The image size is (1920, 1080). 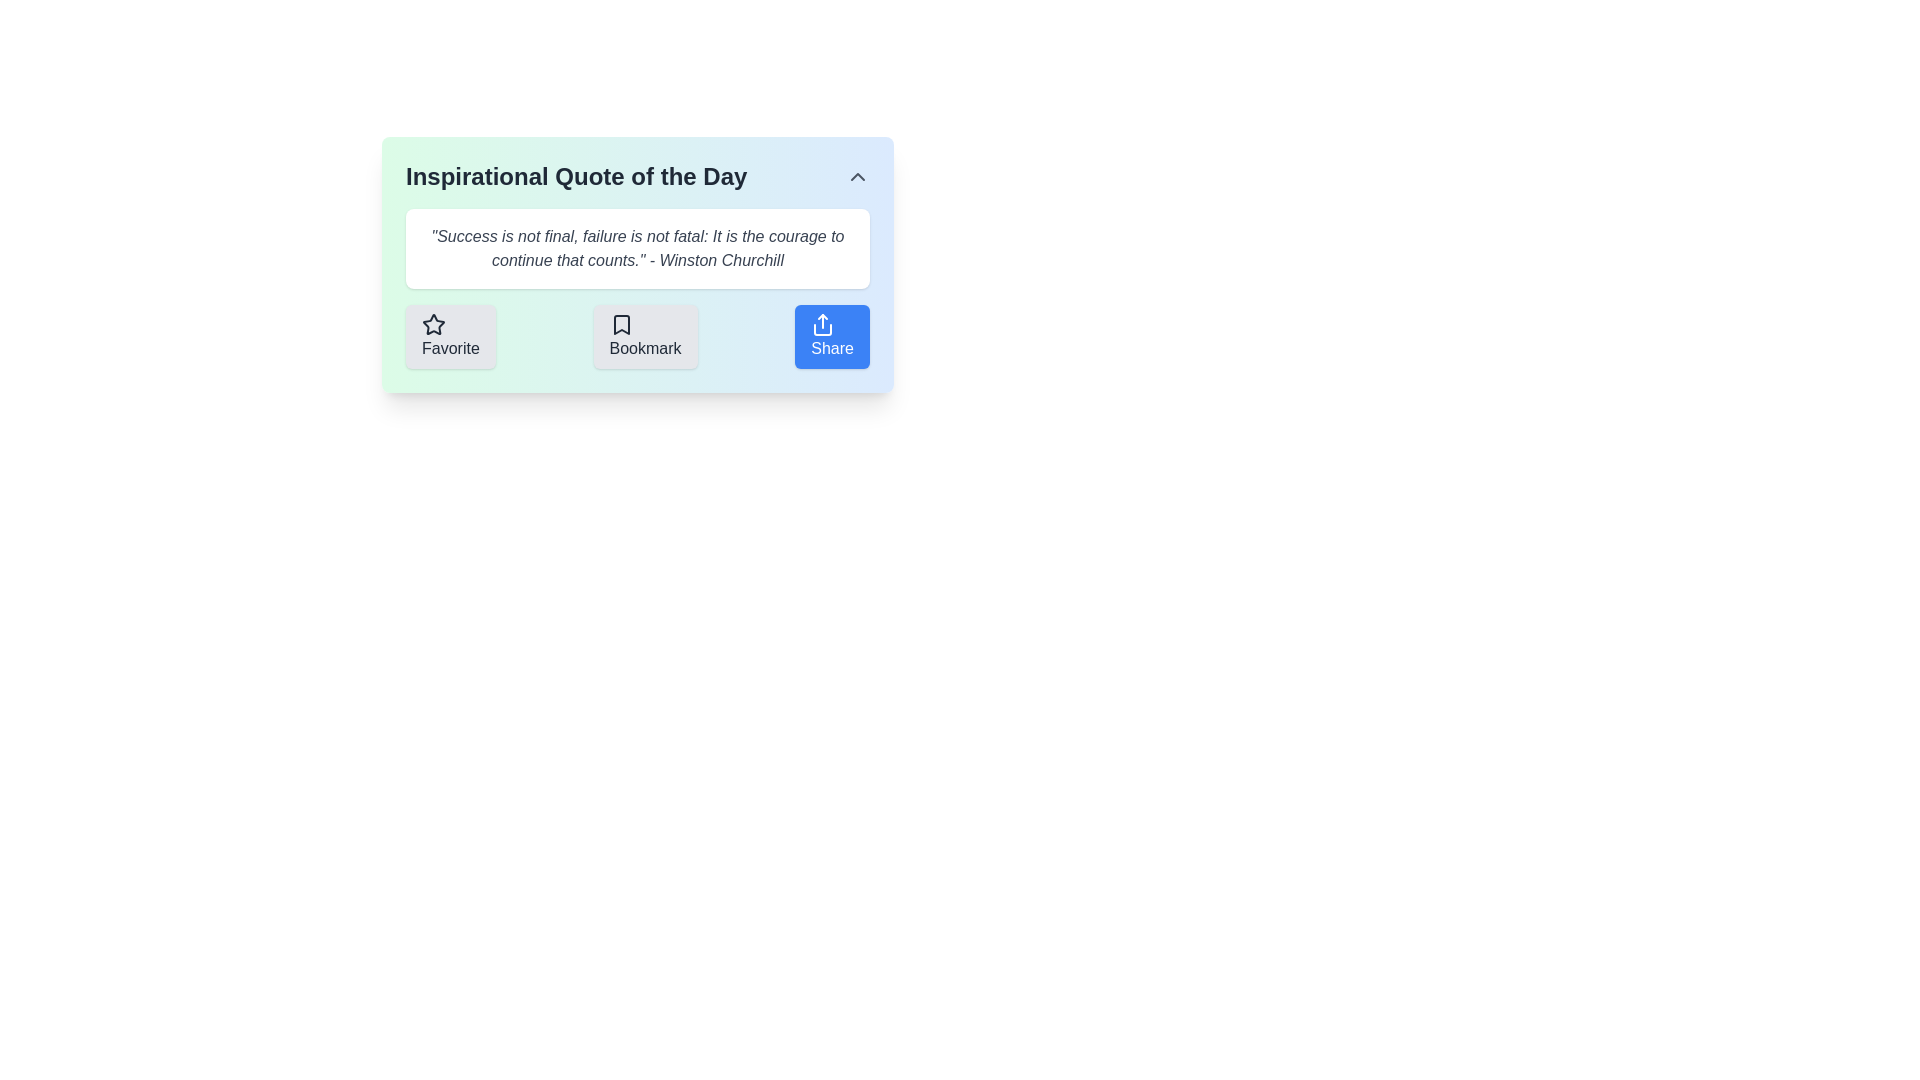 I want to click on the star-shaped icon button located in the leftmost position among three interactive buttons under the inspirational quote section to favorite or unfavorite the quote, so click(x=432, y=323).